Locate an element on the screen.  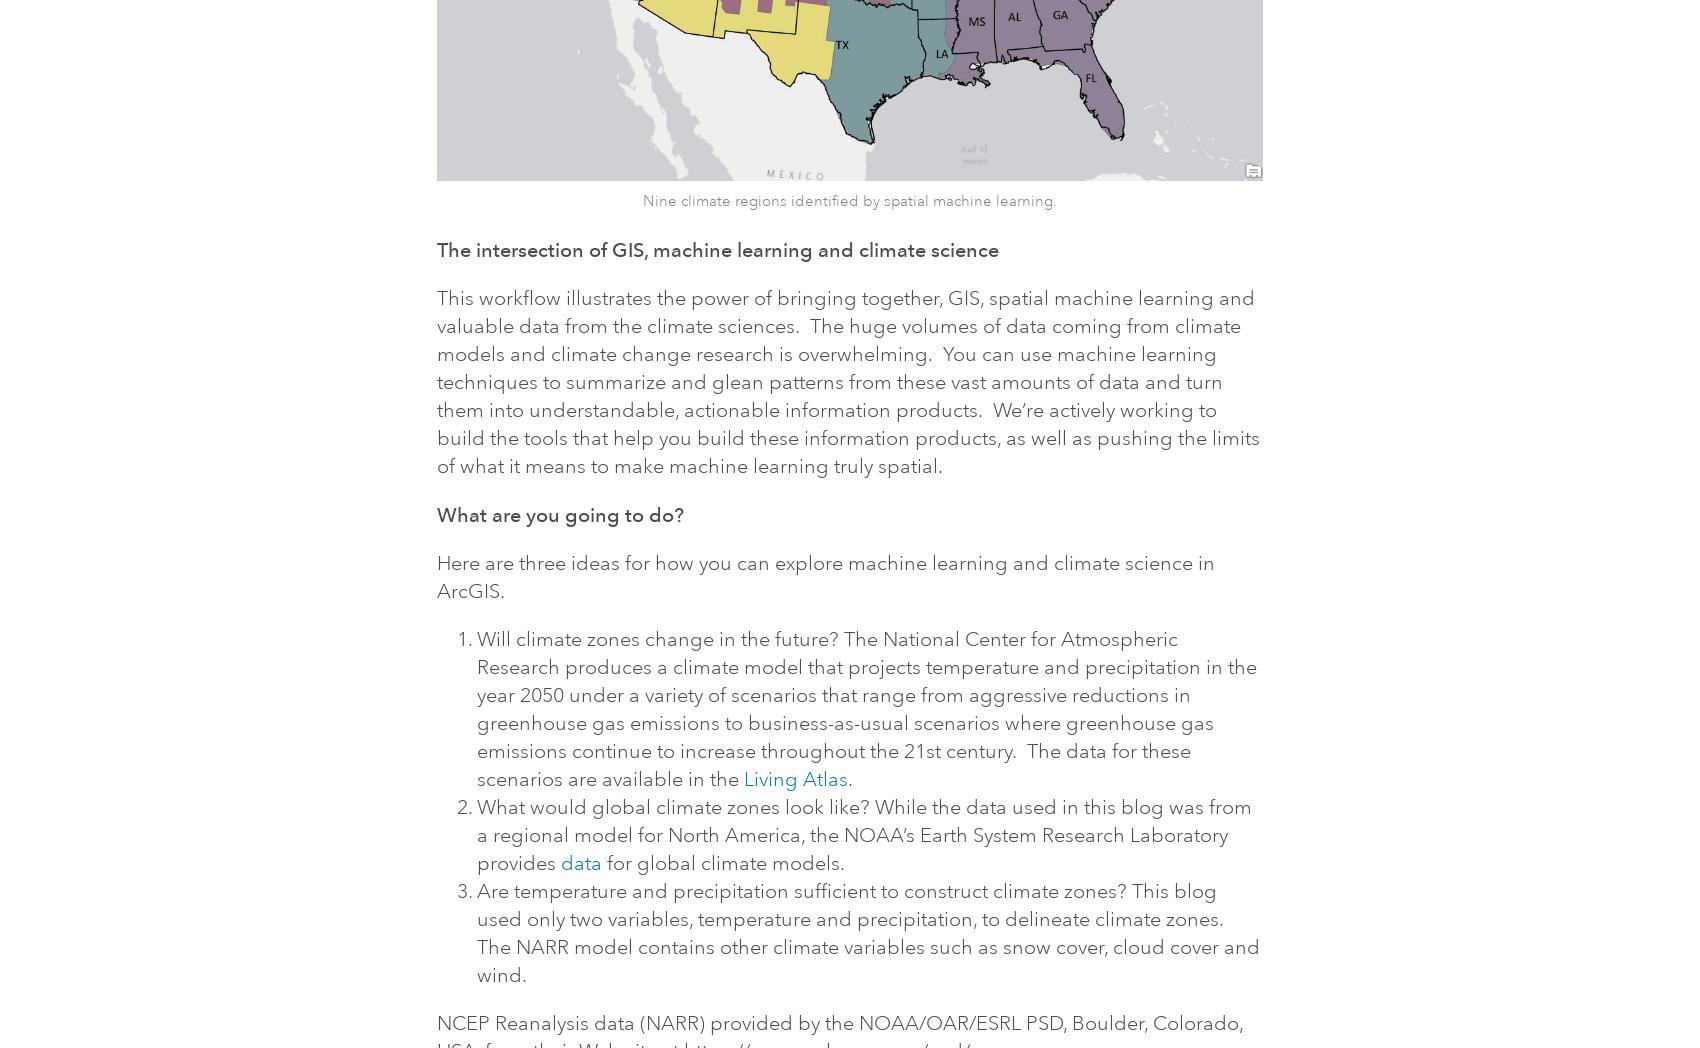
'What are you going to do?' is located at coordinates (559, 514).